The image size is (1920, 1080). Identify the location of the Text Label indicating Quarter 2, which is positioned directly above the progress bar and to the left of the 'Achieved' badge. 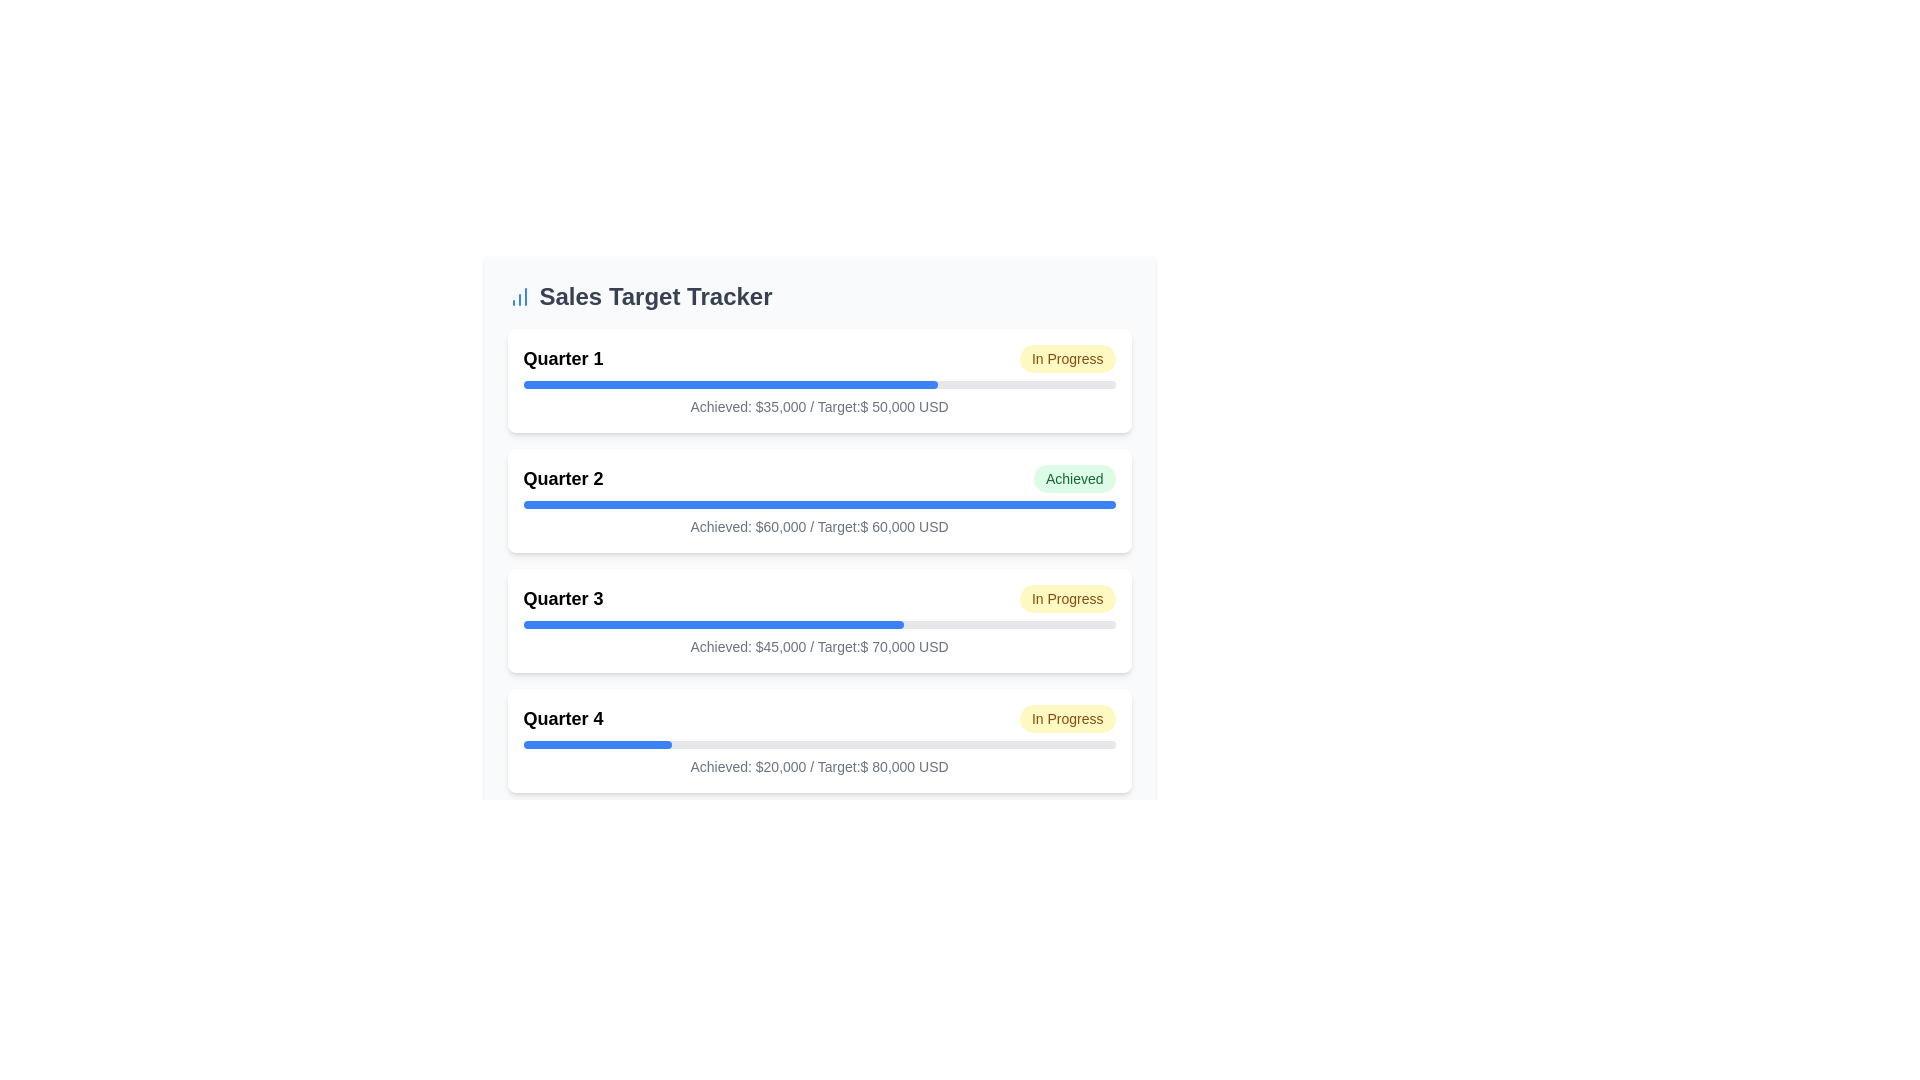
(562, 478).